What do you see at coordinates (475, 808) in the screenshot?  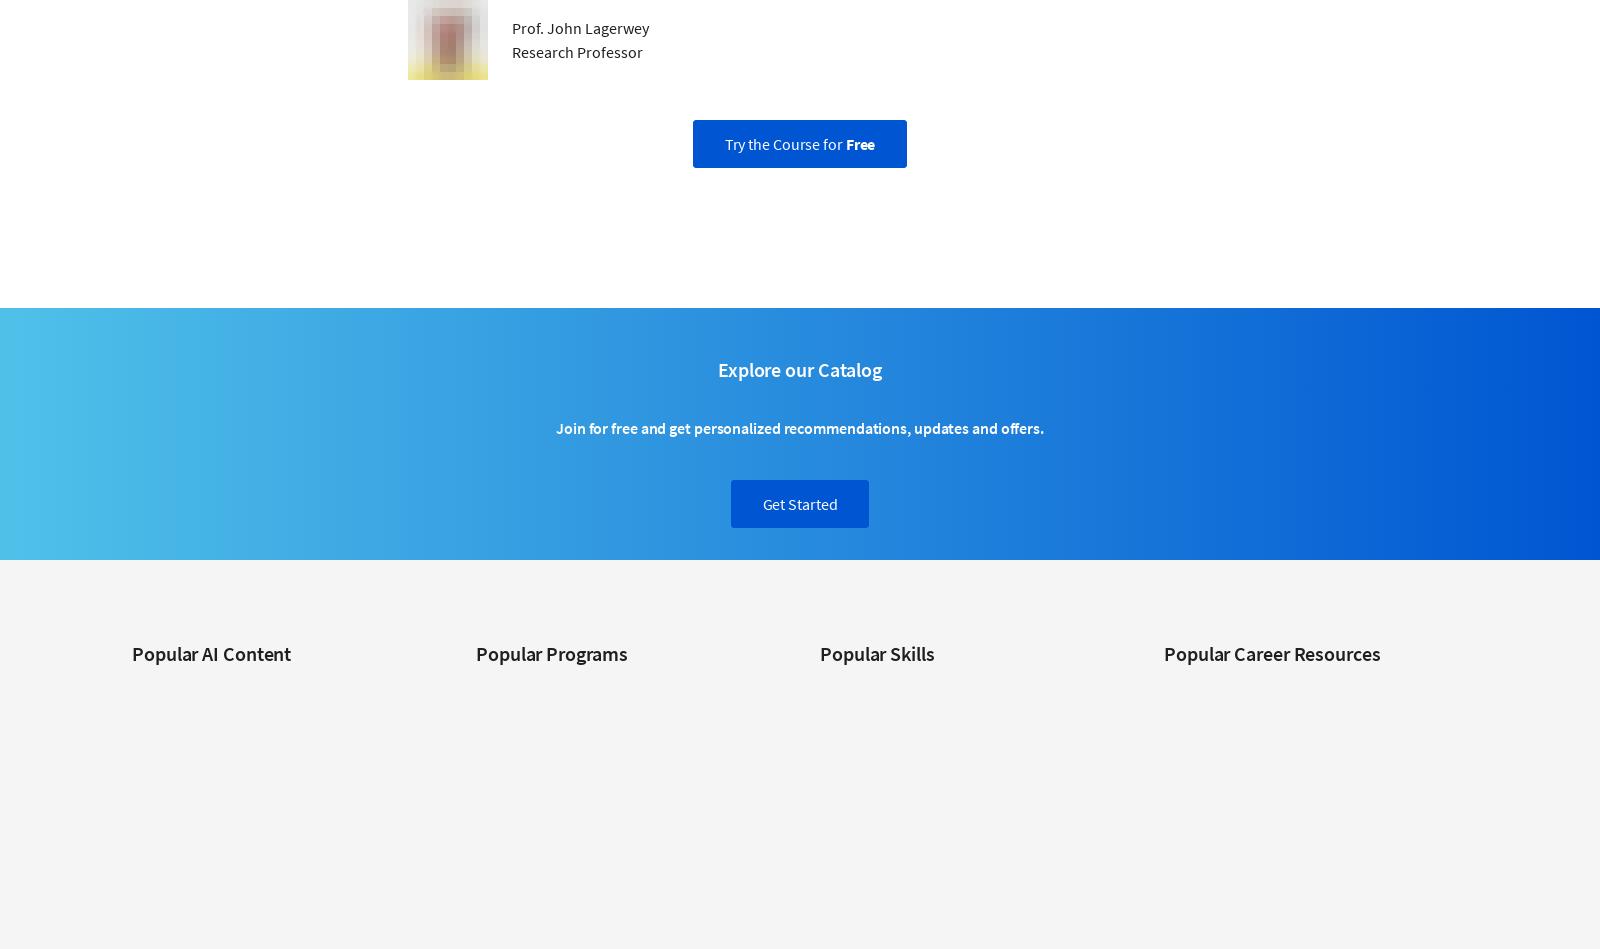 I see `'Google IT Automation with Python Professional Certificate'` at bounding box center [475, 808].